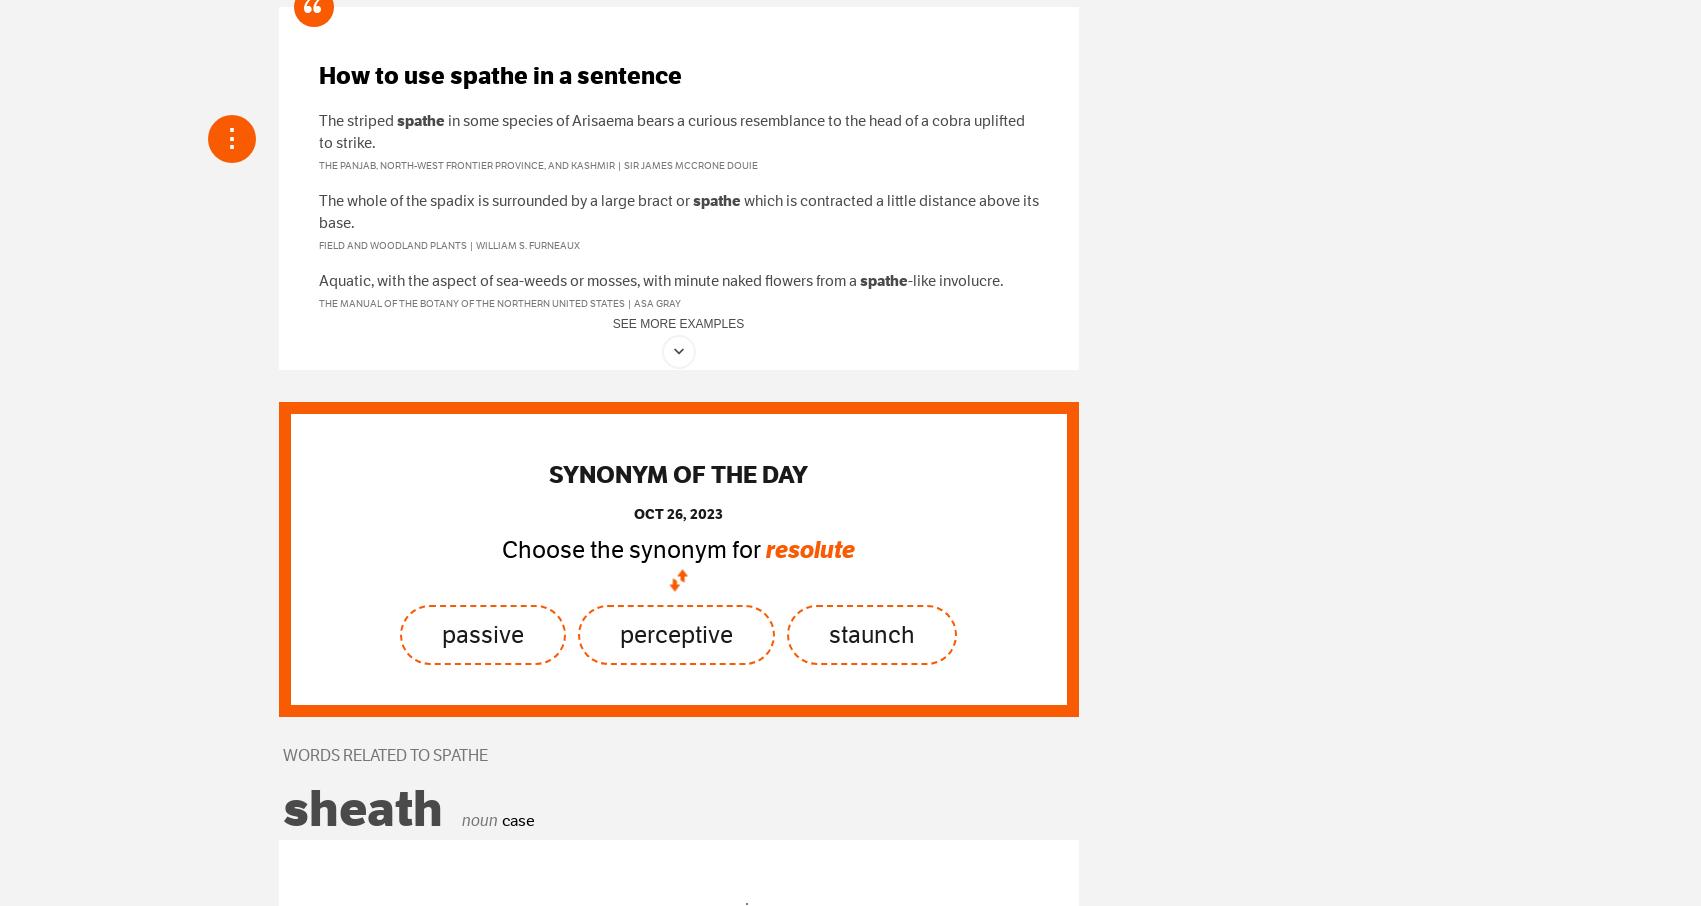 Image resolution: width=1701 pixels, height=906 pixels. I want to click on 'resolute', so click(810, 549).